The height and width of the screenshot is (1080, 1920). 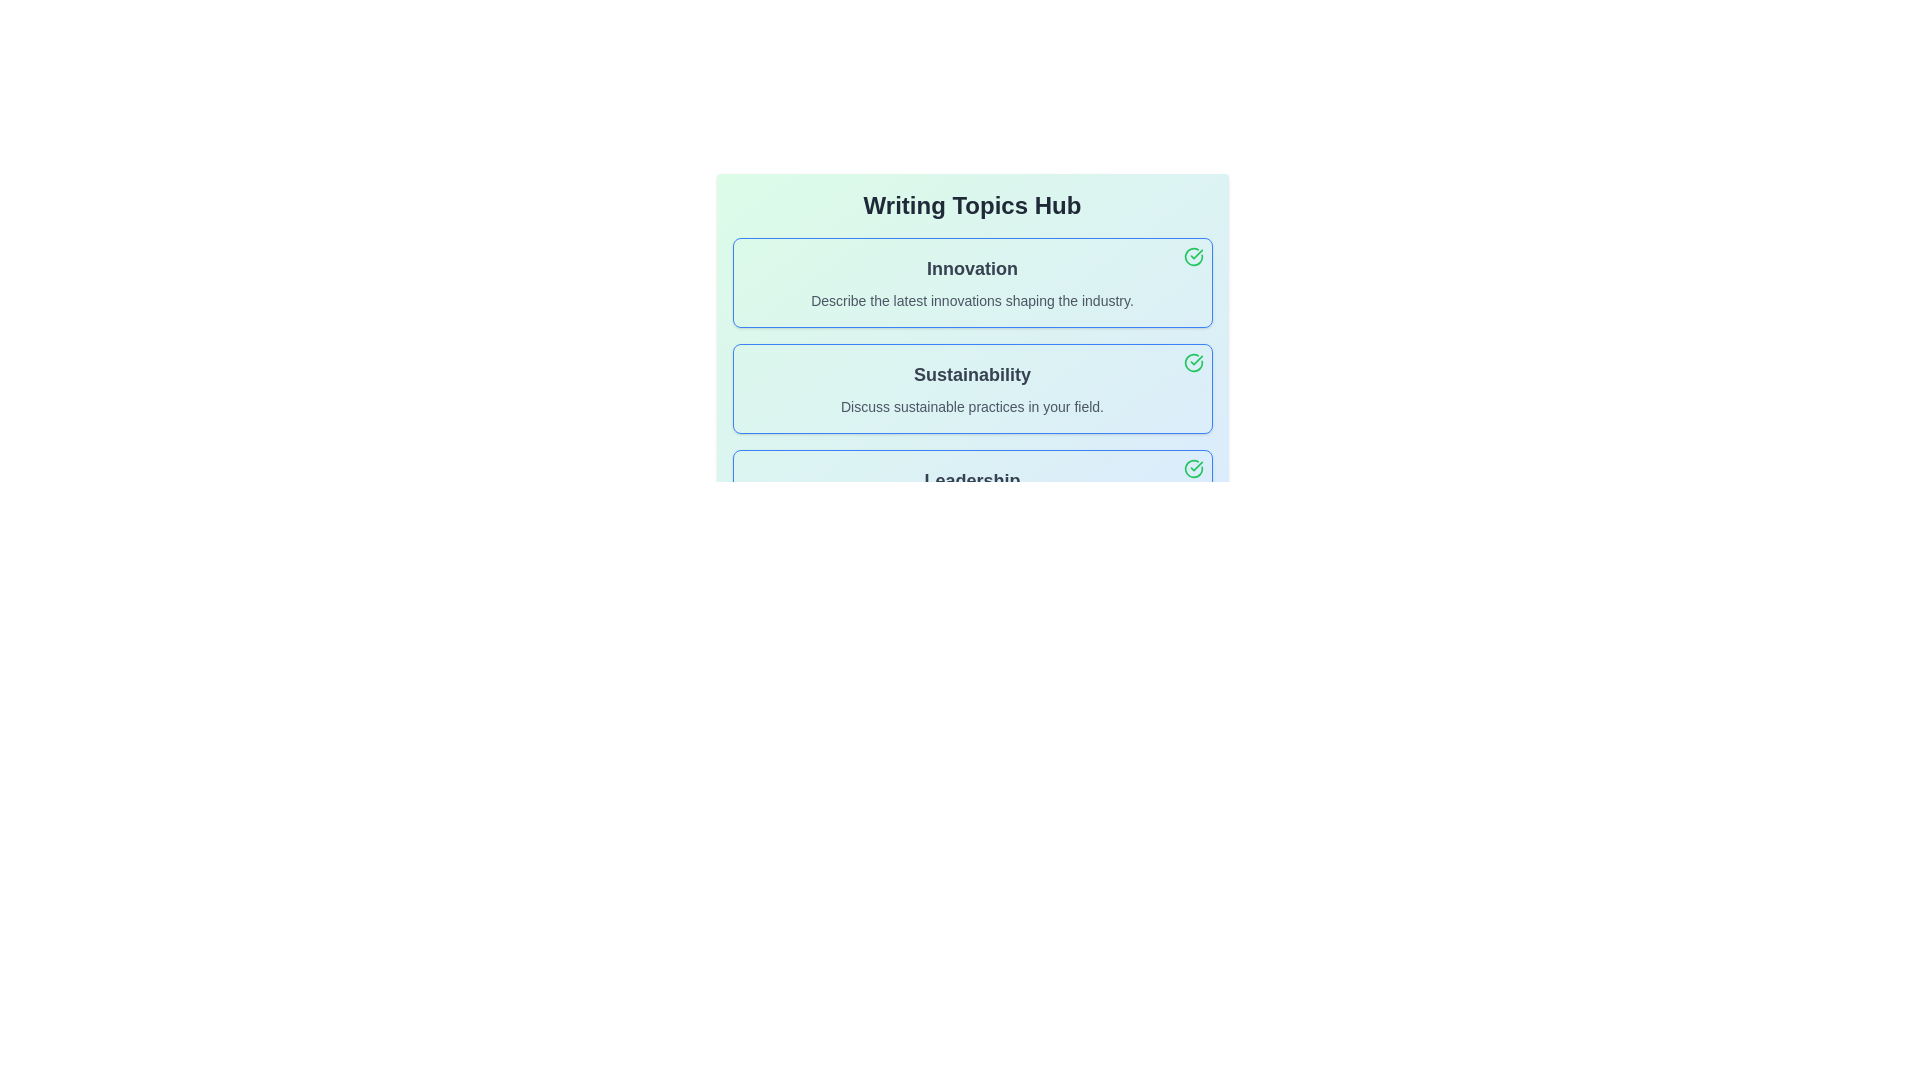 What do you see at coordinates (1193, 362) in the screenshot?
I see `the deactivation button for the topic 'Sustainability'` at bounding box center [1193, 362].